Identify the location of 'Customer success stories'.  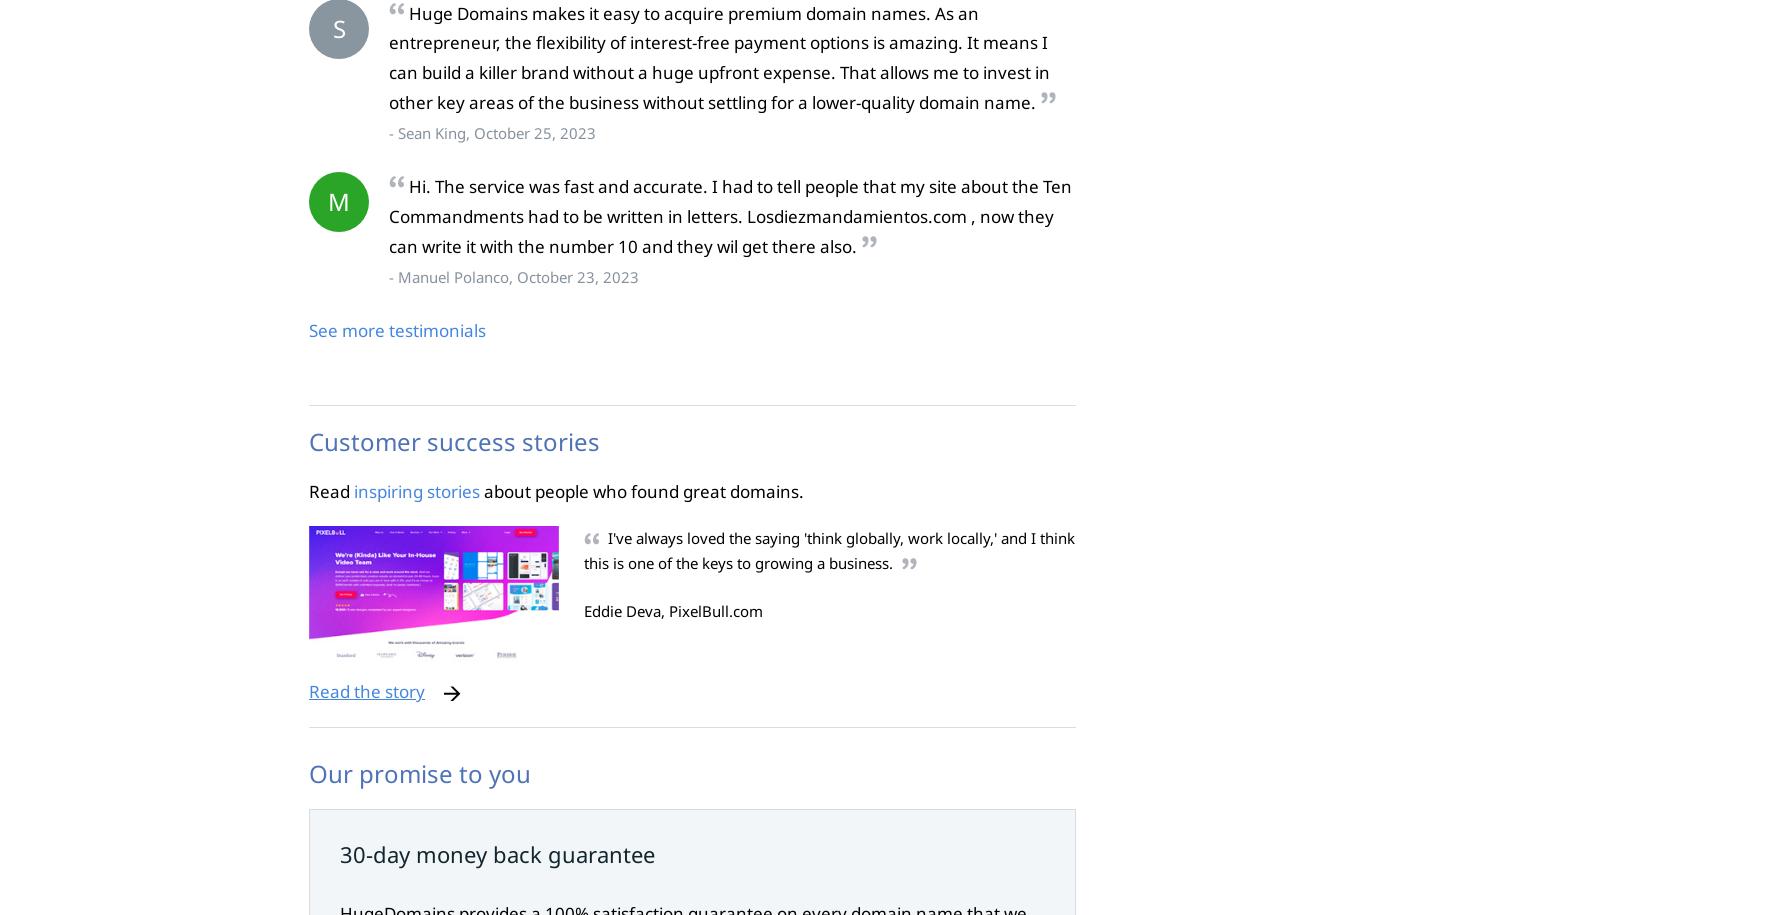
(454, 440).